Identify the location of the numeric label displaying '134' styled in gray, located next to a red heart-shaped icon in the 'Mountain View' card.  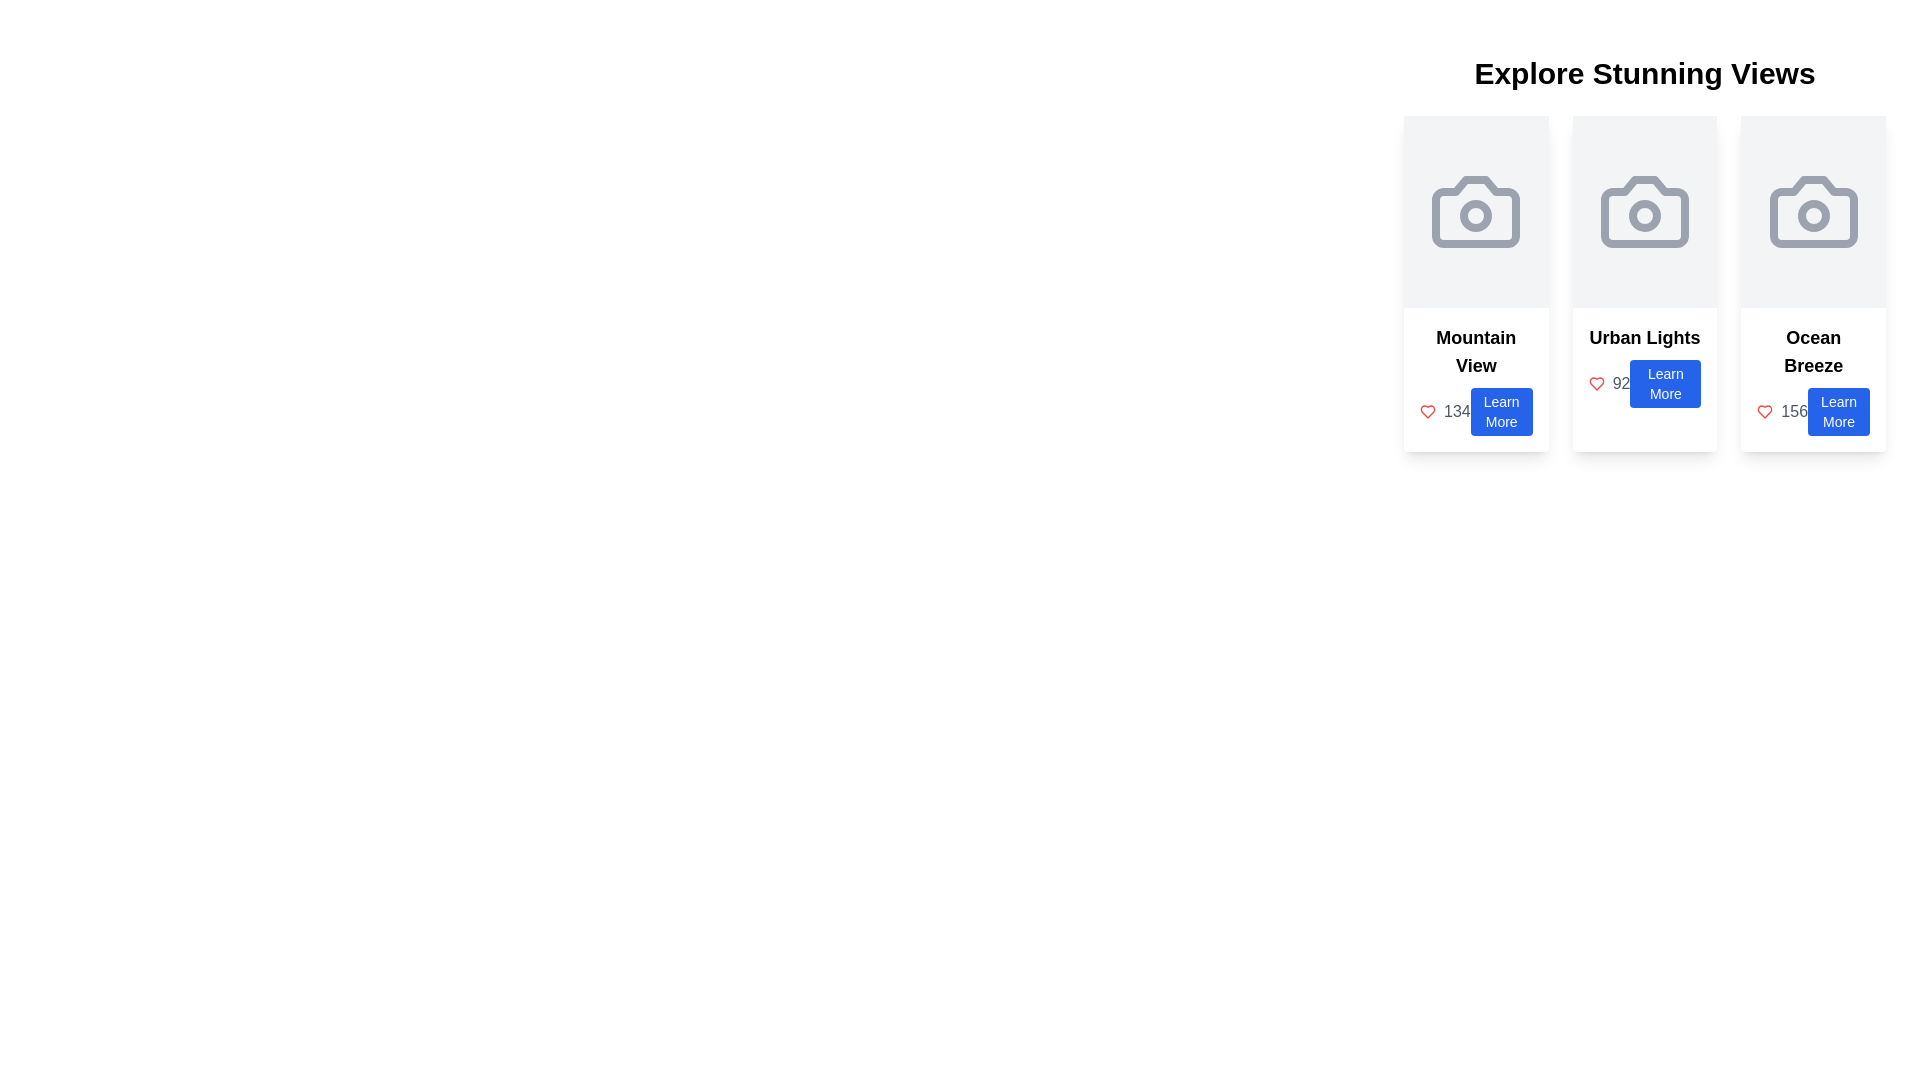
(1445, 411).